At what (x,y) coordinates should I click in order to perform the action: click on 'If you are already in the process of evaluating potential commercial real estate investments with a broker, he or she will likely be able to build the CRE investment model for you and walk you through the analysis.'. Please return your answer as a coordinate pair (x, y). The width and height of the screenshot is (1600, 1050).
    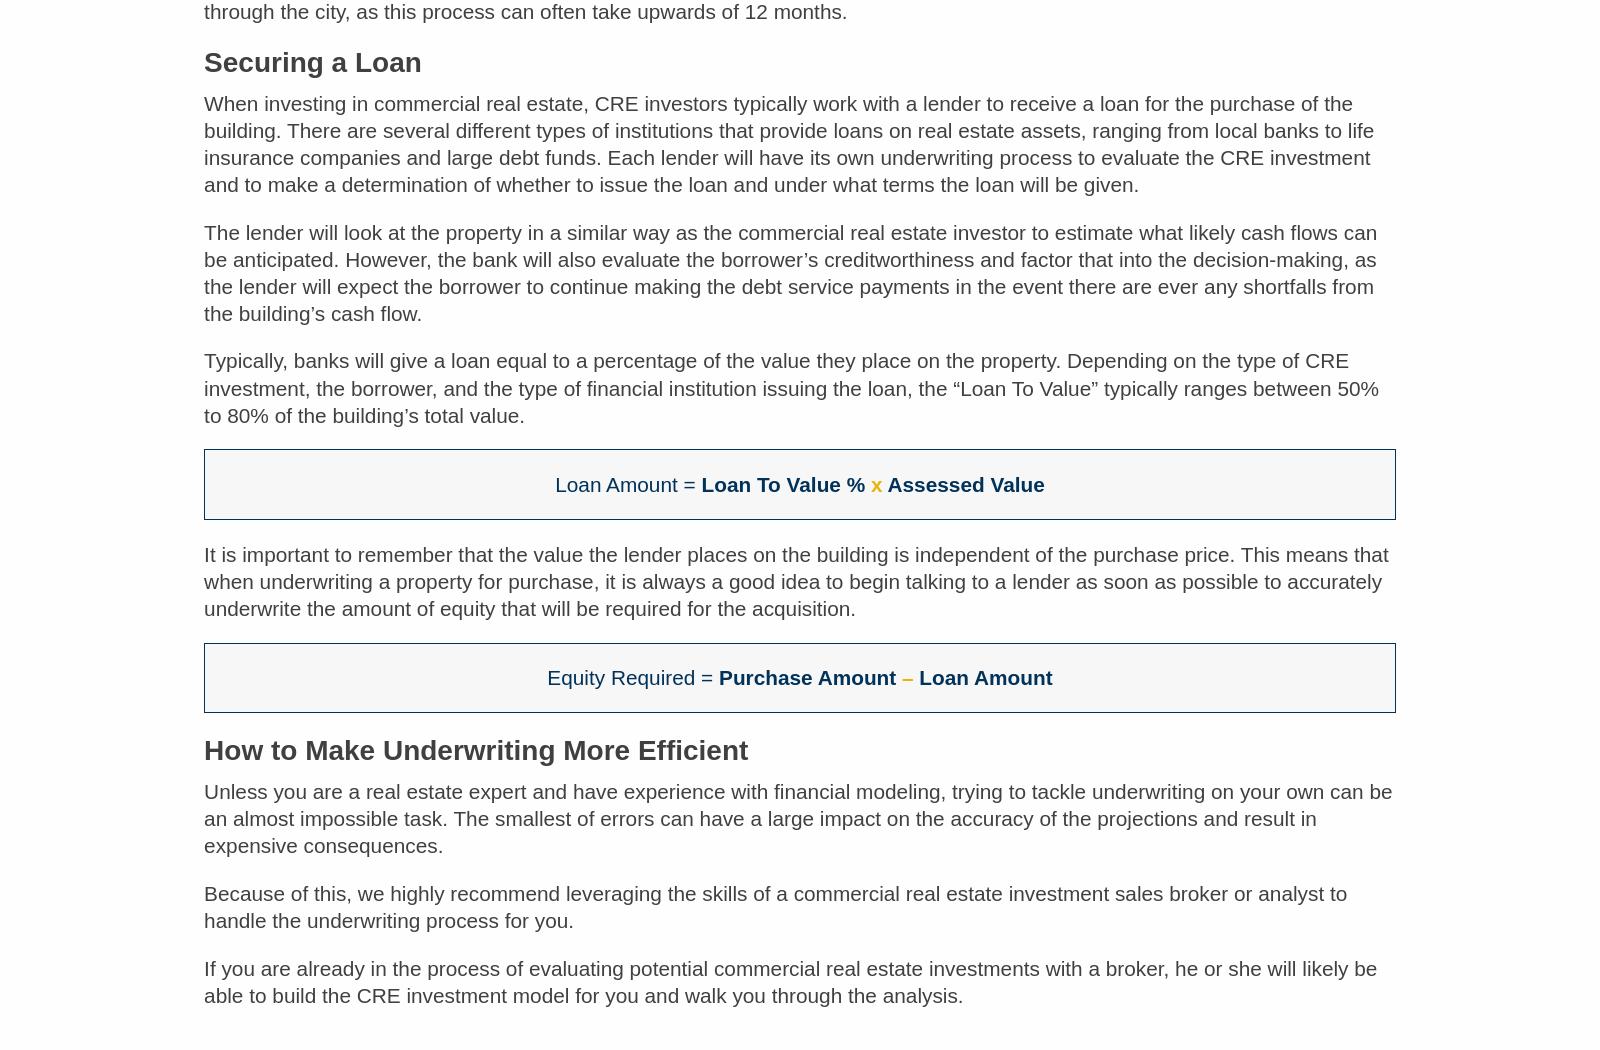
    Looking at the image, I should click on (790, 996).